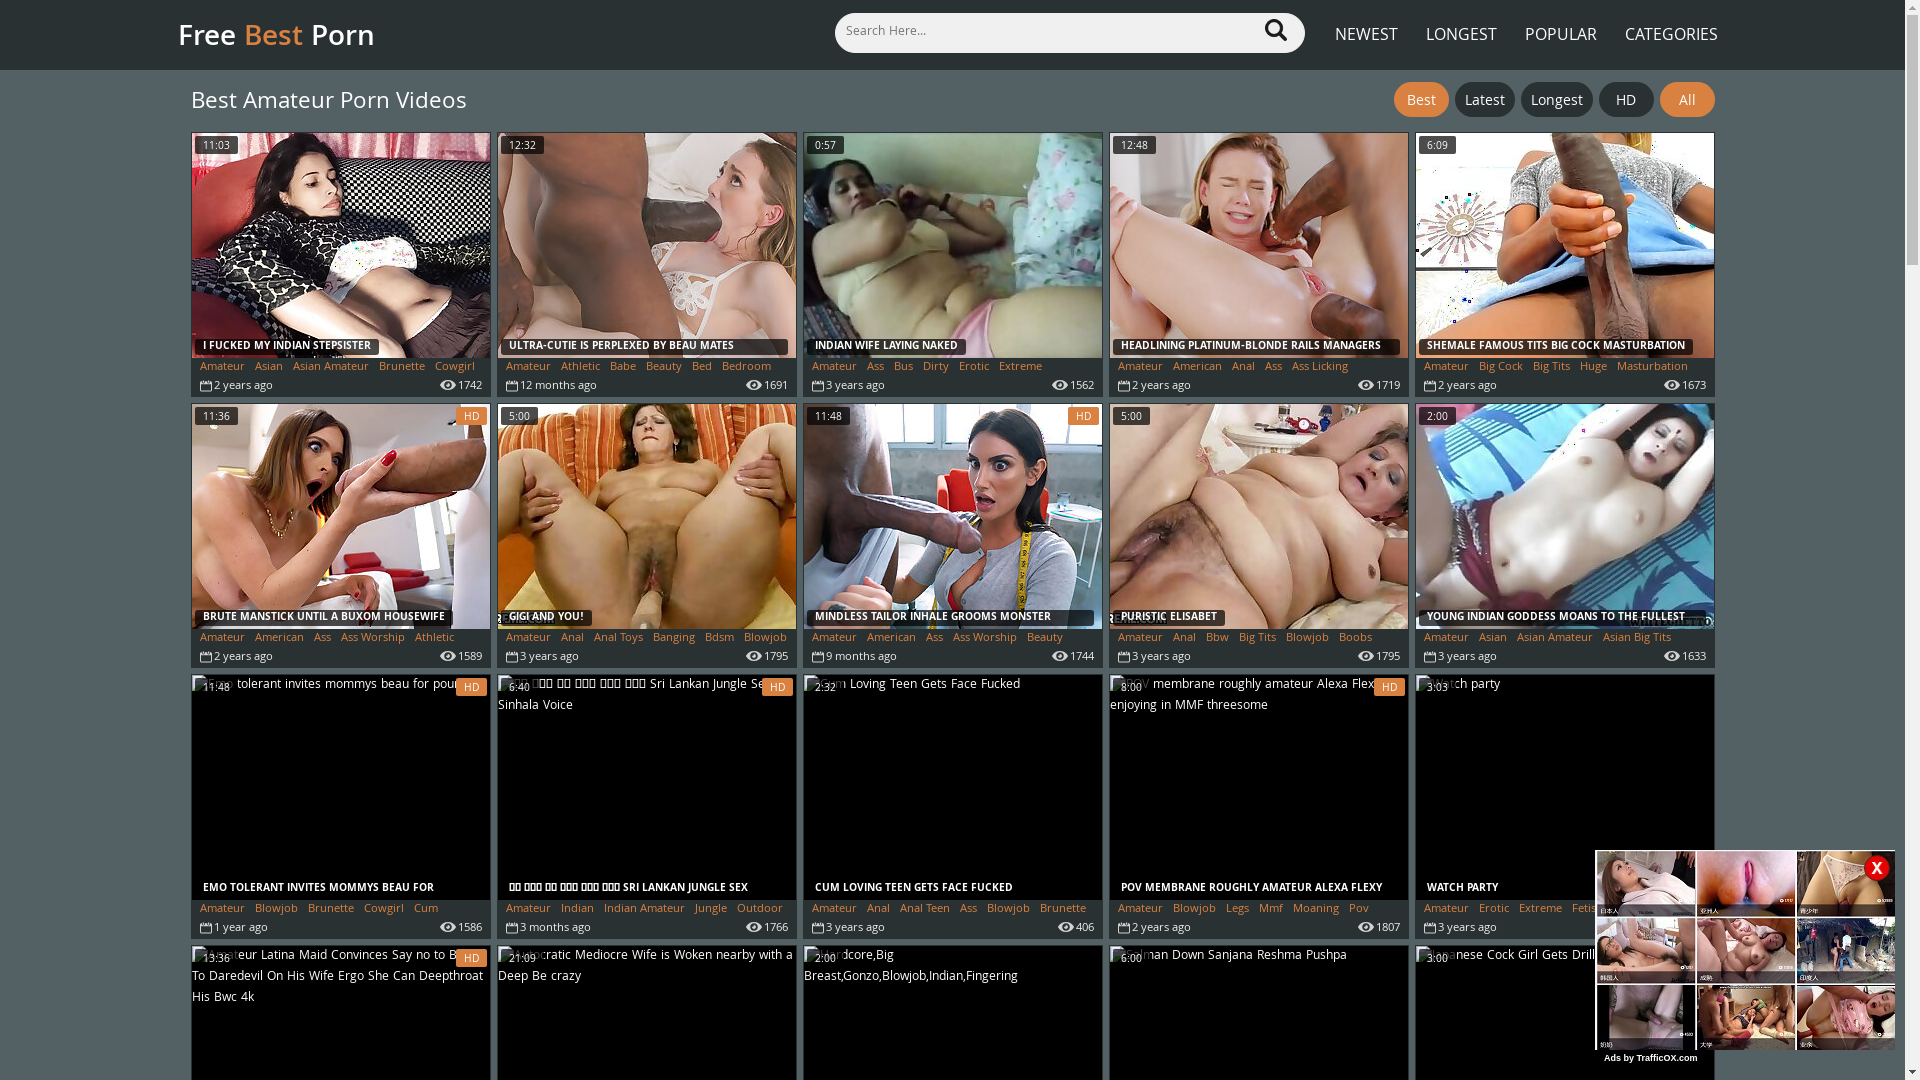  I want to click on 'Cowgirl', so click(453, 367).